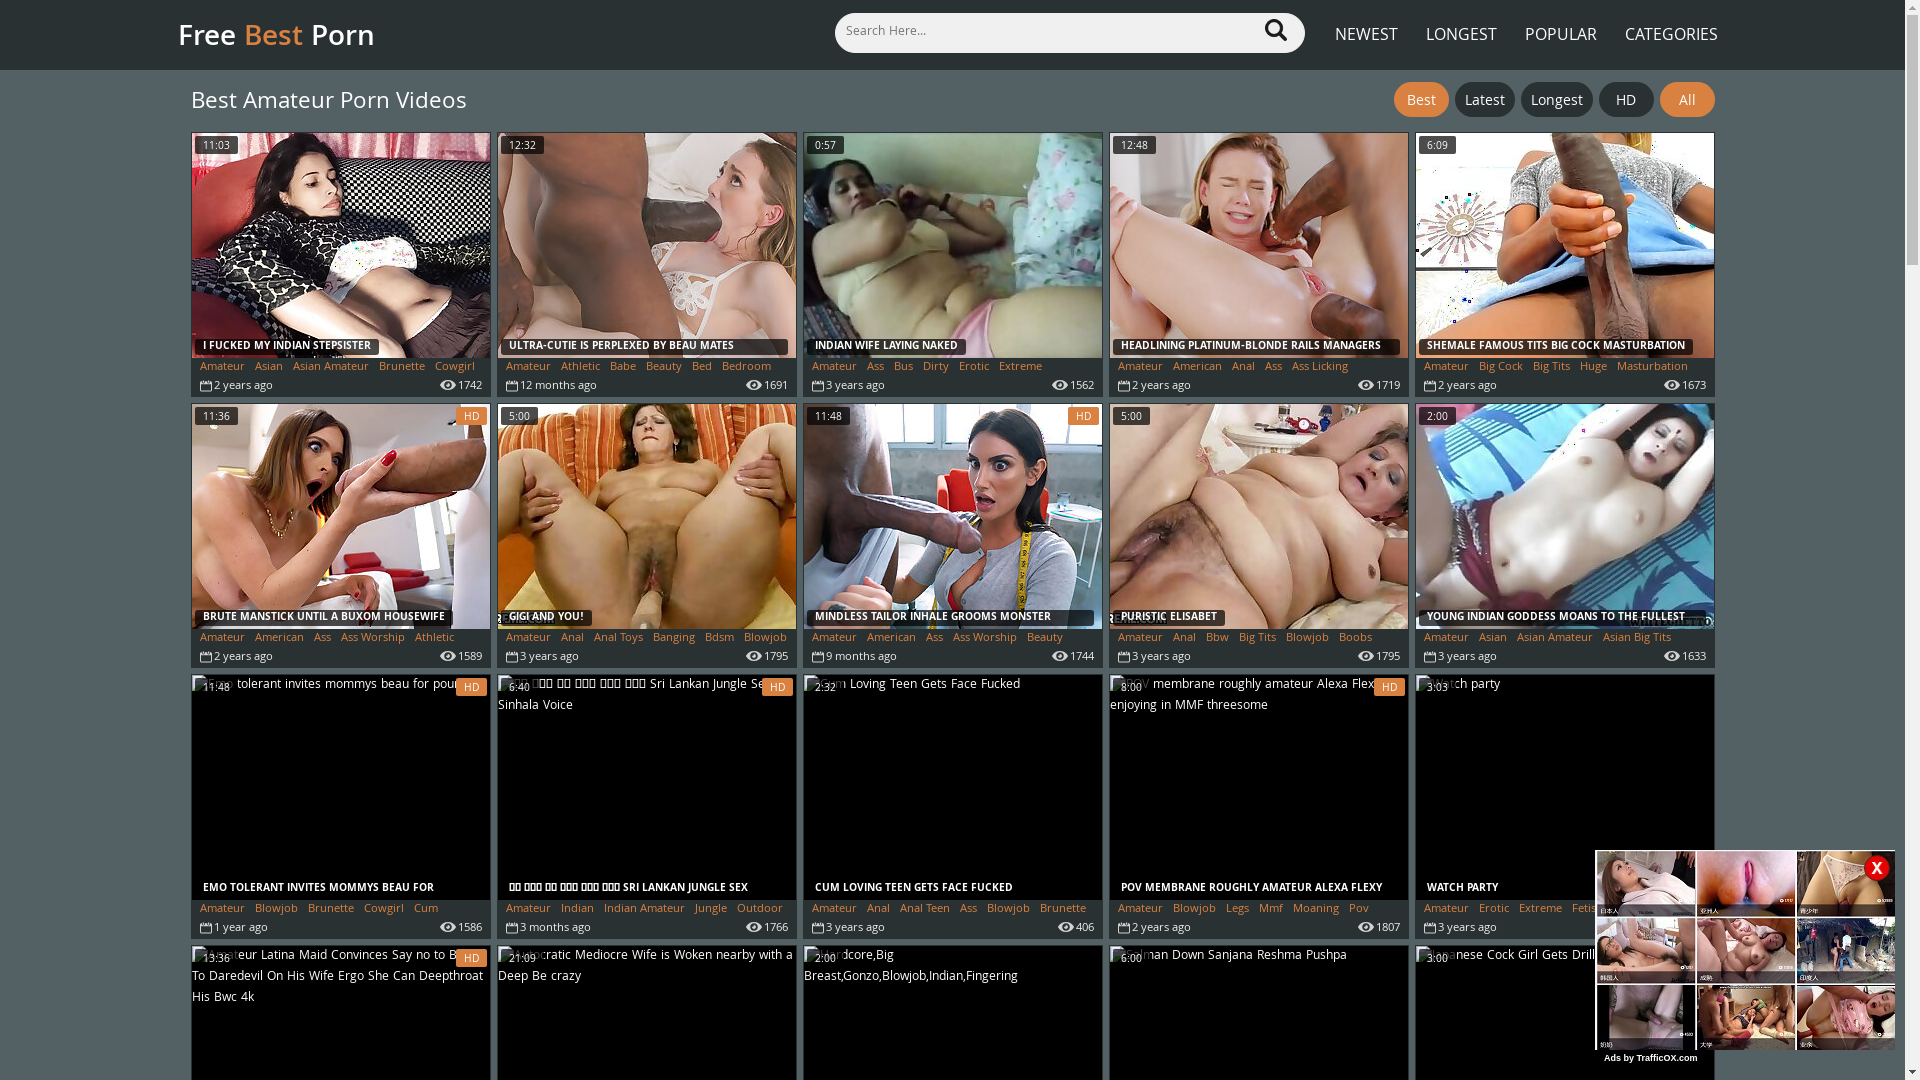  I want to click on 'Cowgirl', so click(453, 367).